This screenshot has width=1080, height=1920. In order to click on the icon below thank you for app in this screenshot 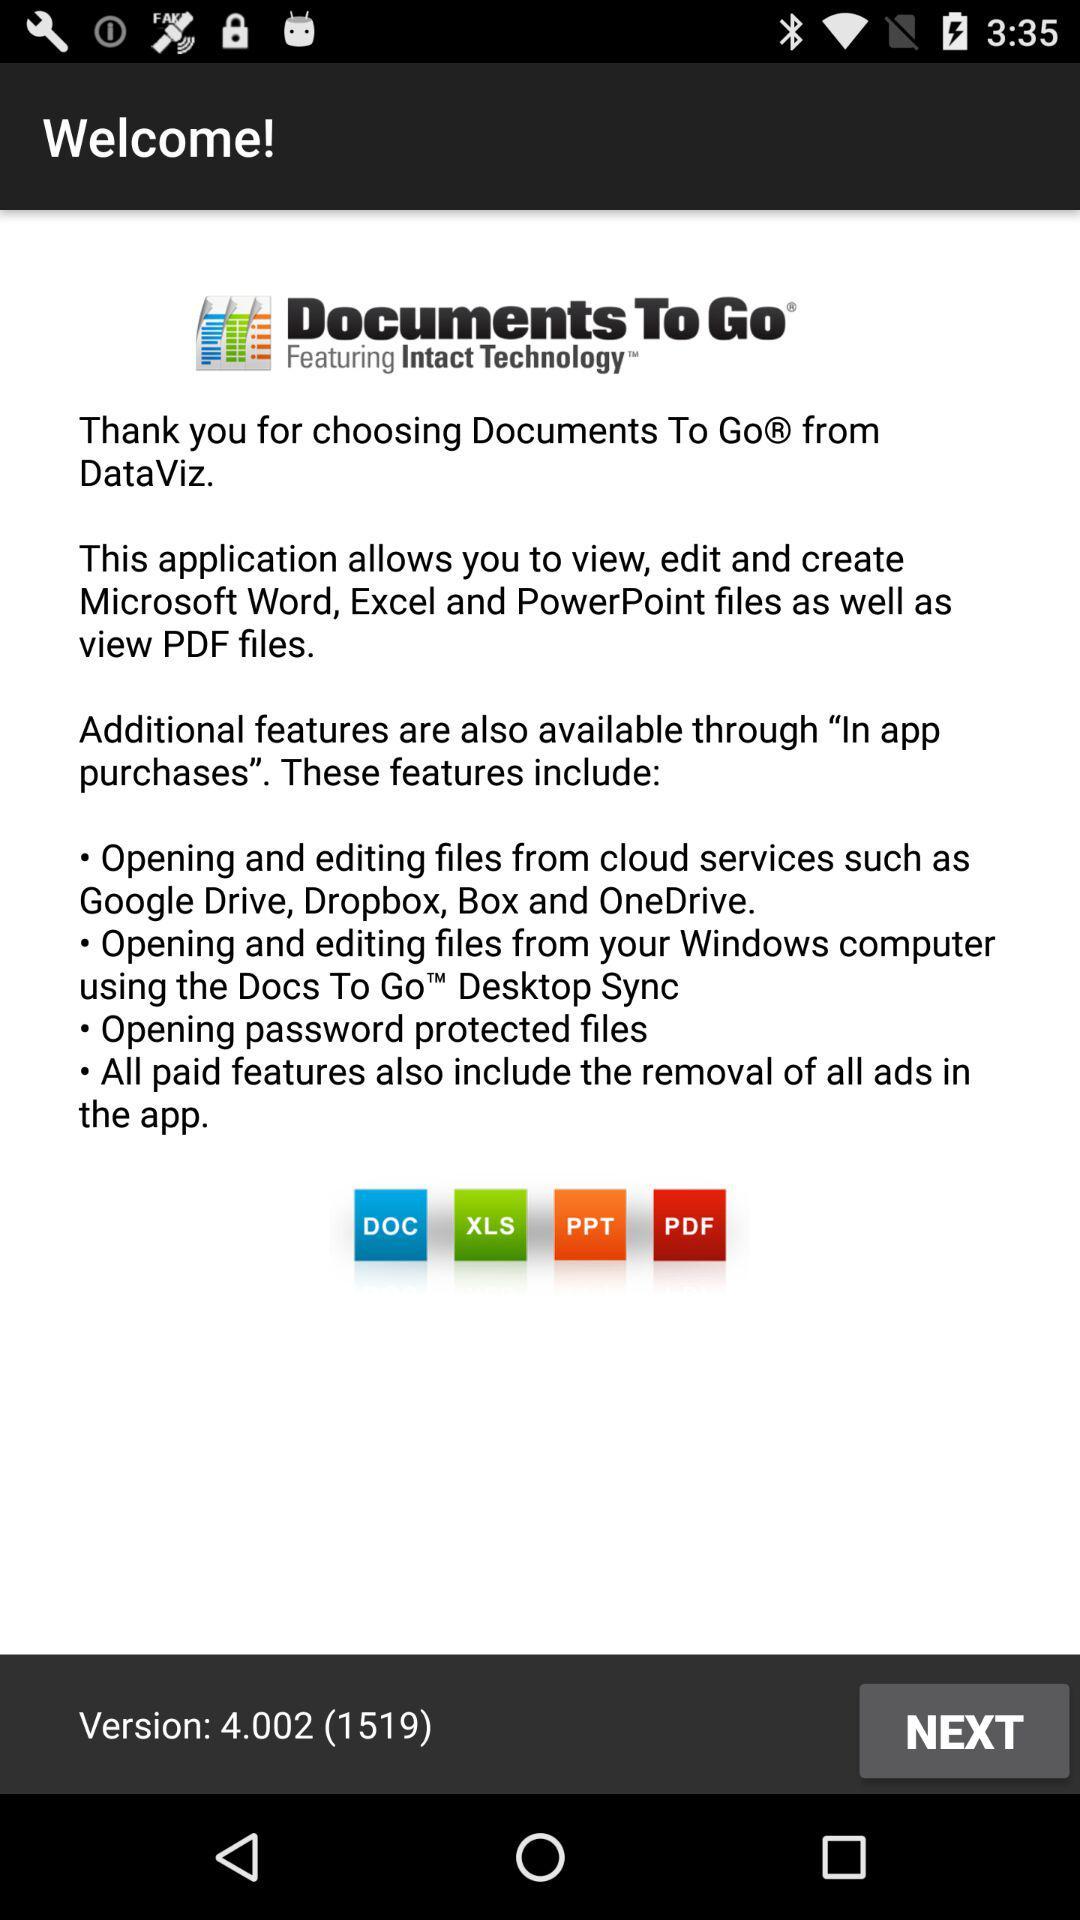, I will do `click(963, 1730)`.